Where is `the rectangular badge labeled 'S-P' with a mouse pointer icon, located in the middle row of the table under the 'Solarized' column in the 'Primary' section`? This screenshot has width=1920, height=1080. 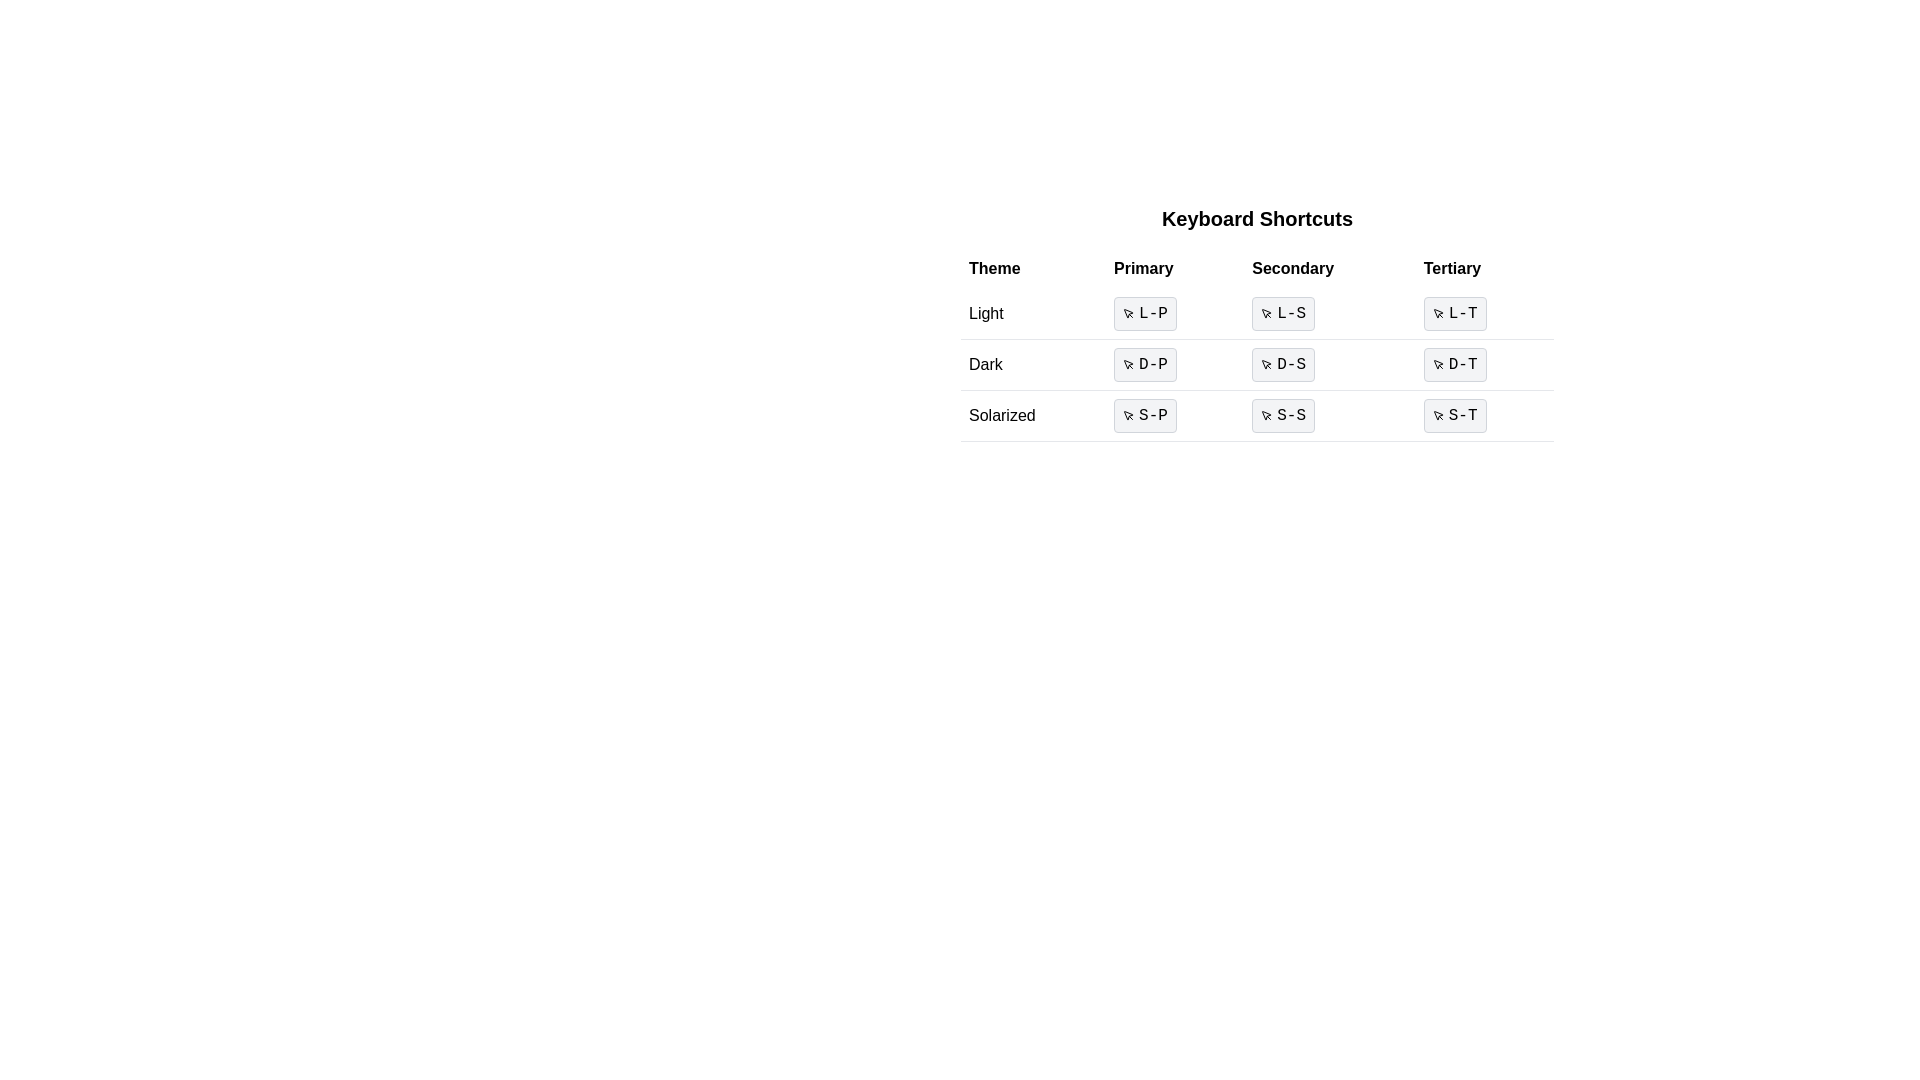 the rectangular badge labeled 'S-P' with a mouse pointer icon, located in the middle row of the table under the 'Solarized' column in the 'Primary' section is located at coordinates (1145, 415).